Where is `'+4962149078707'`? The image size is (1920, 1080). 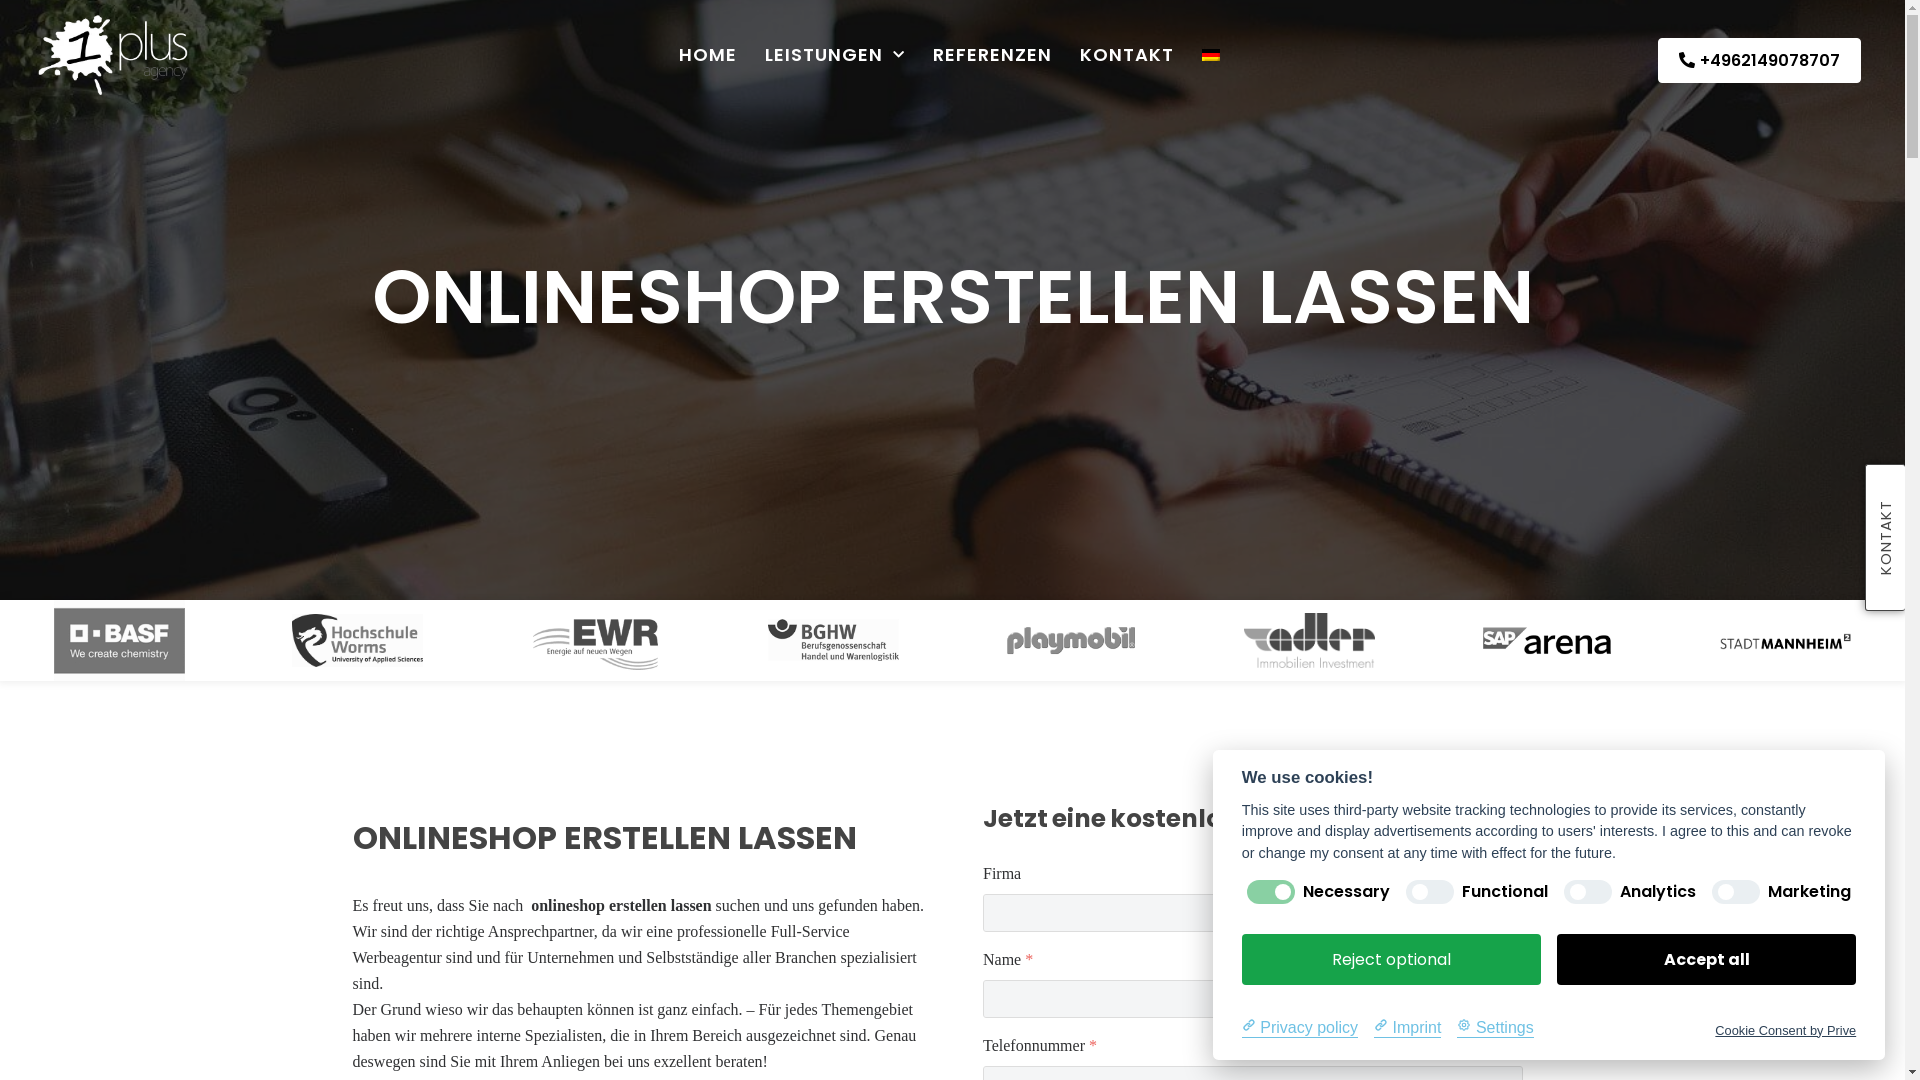 '+4962149078707' is located at coordinates (1657, 59).